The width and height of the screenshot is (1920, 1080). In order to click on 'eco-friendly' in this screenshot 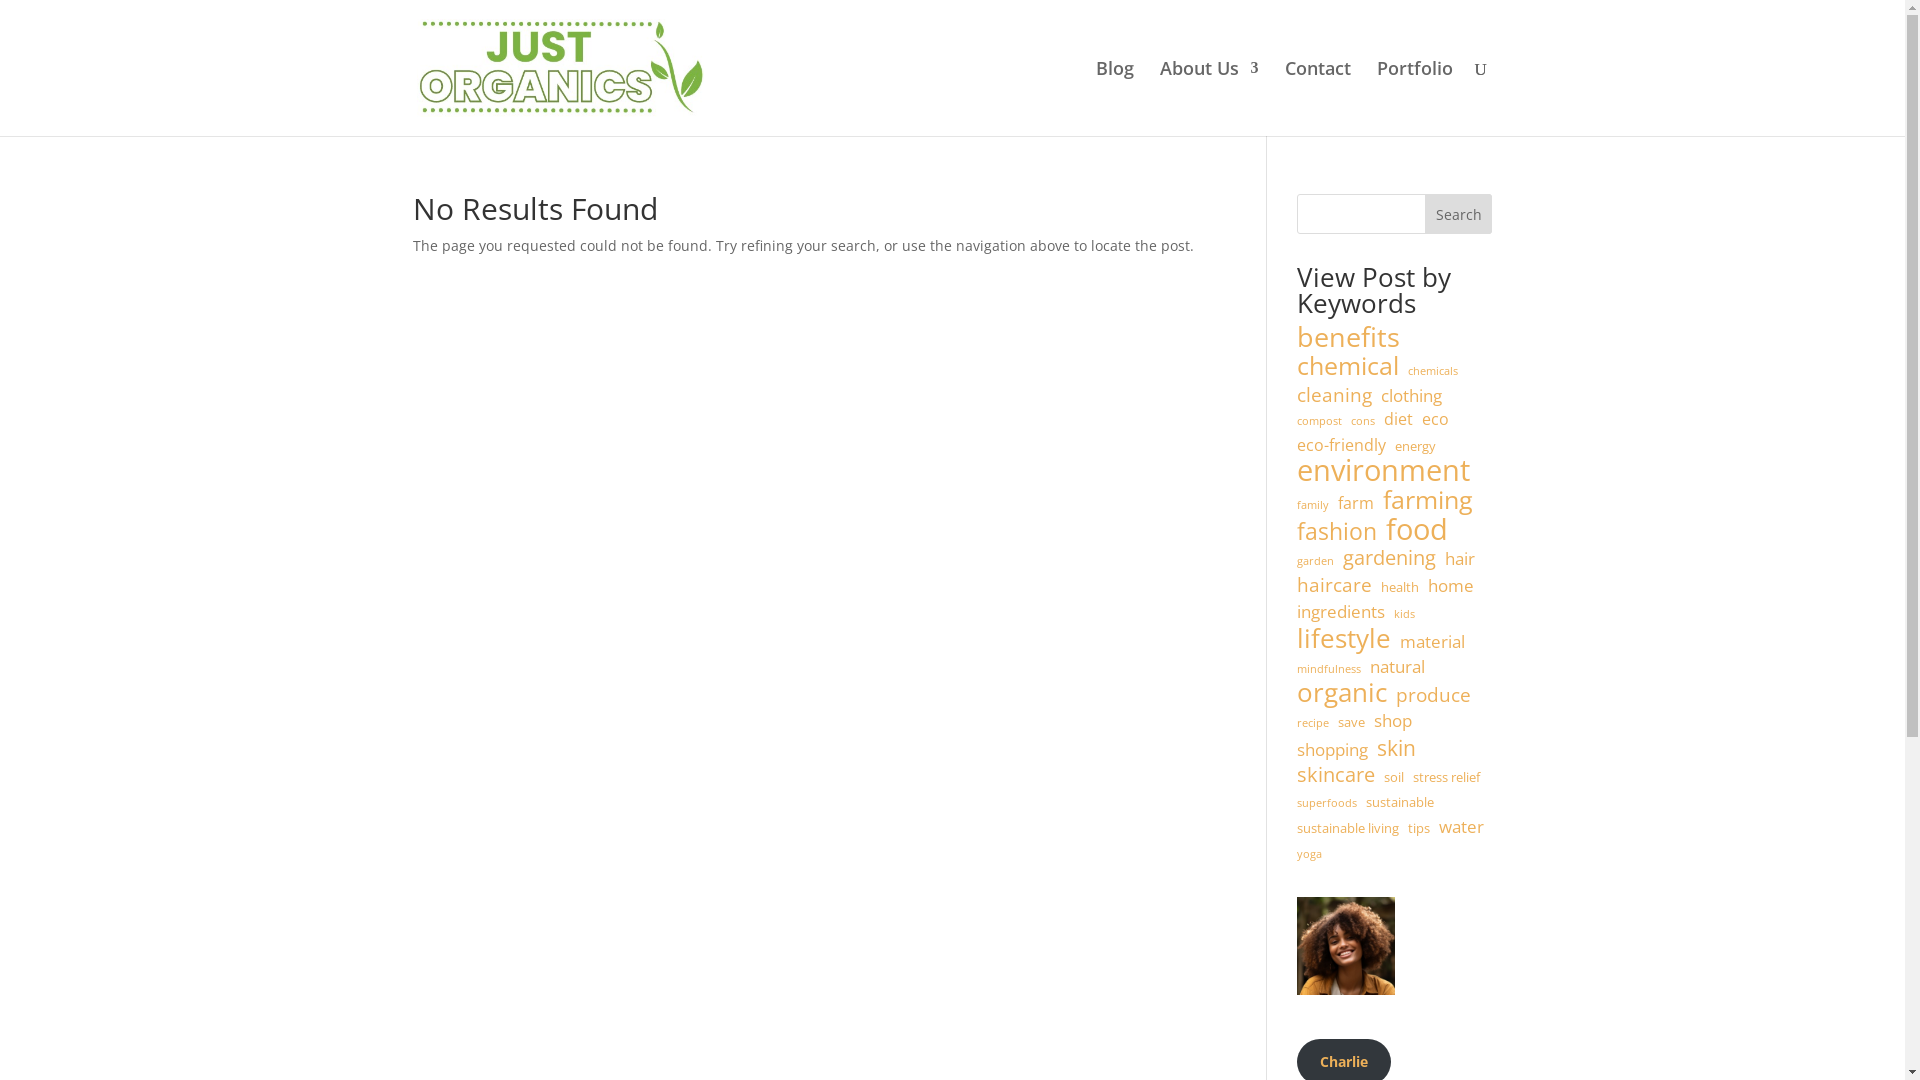, I will do `click(1341, 445)`.